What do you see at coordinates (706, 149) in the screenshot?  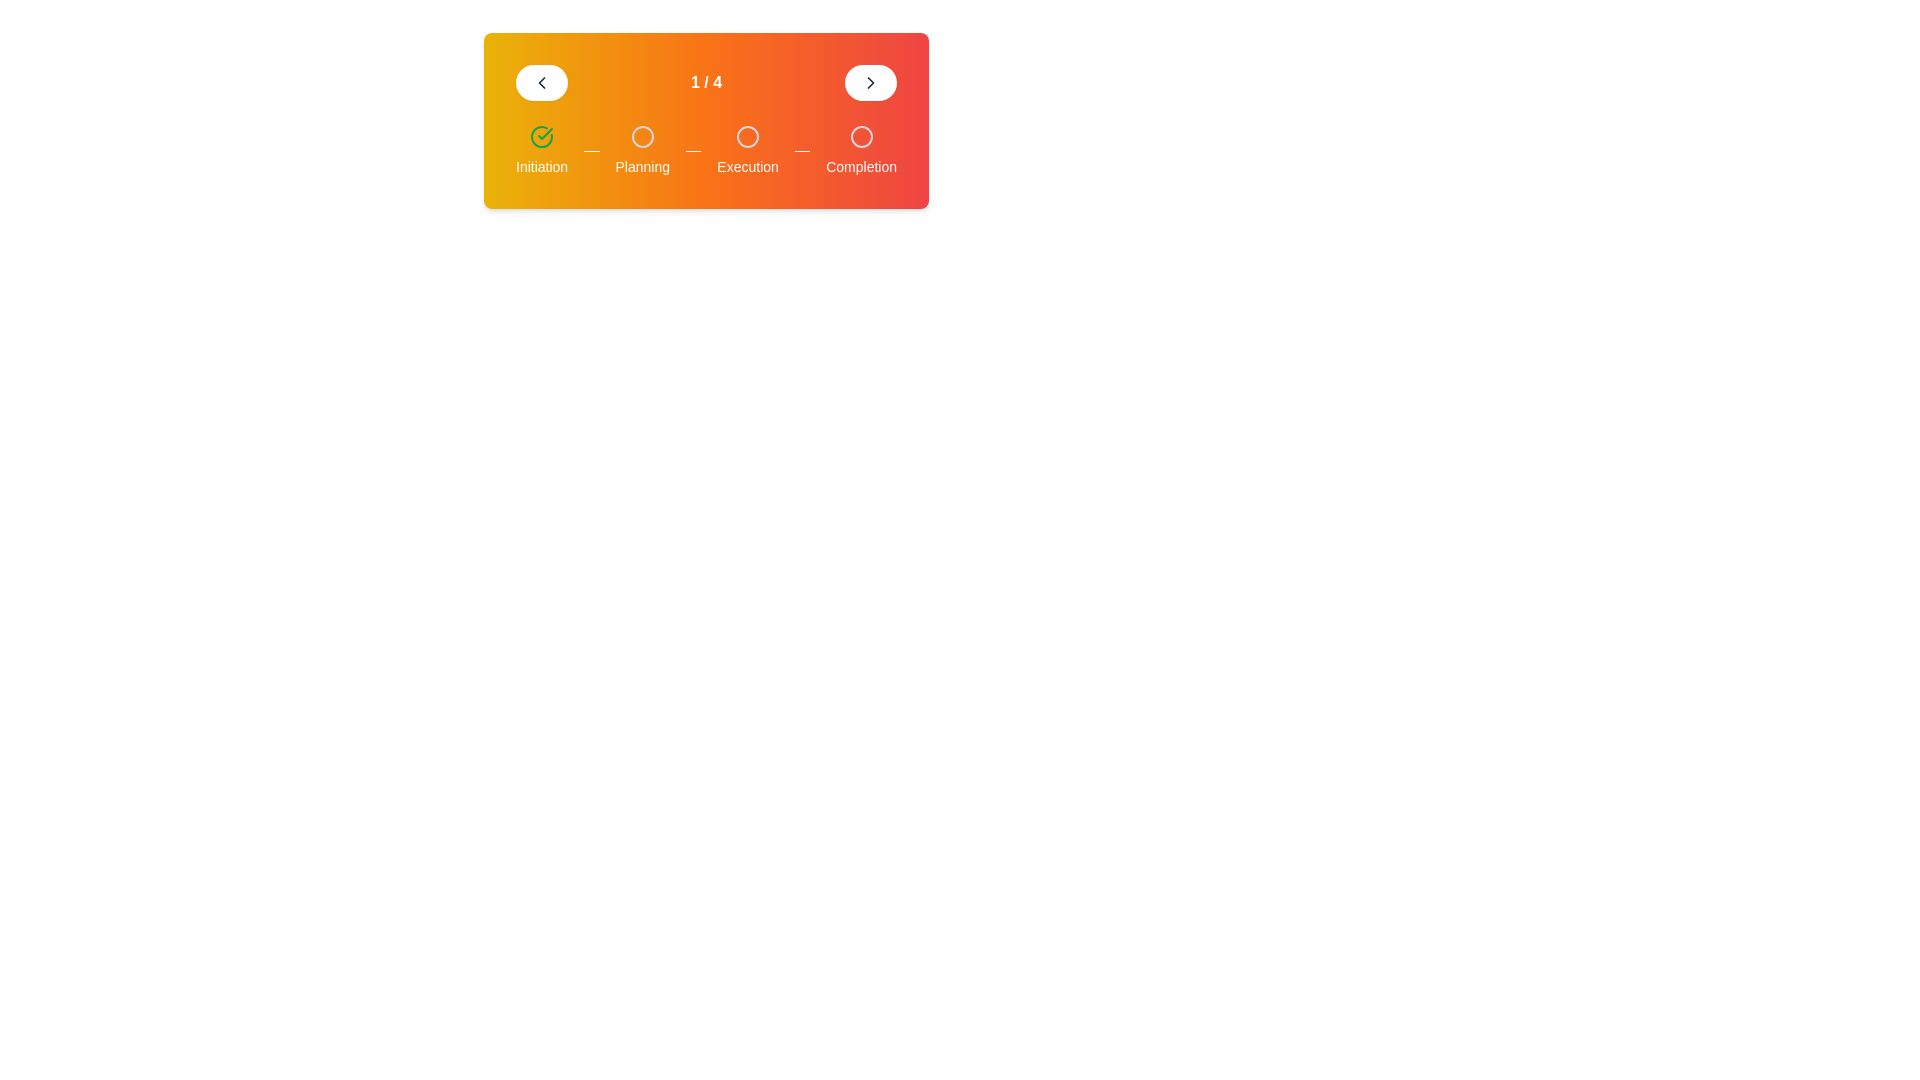 I see `the stage icons of the progress bar control, which includes stages labeled 'Initiation', 'Planning', 'Execution', and 'Completion', to attempt stage navigation` at bounding box center [706, 149].